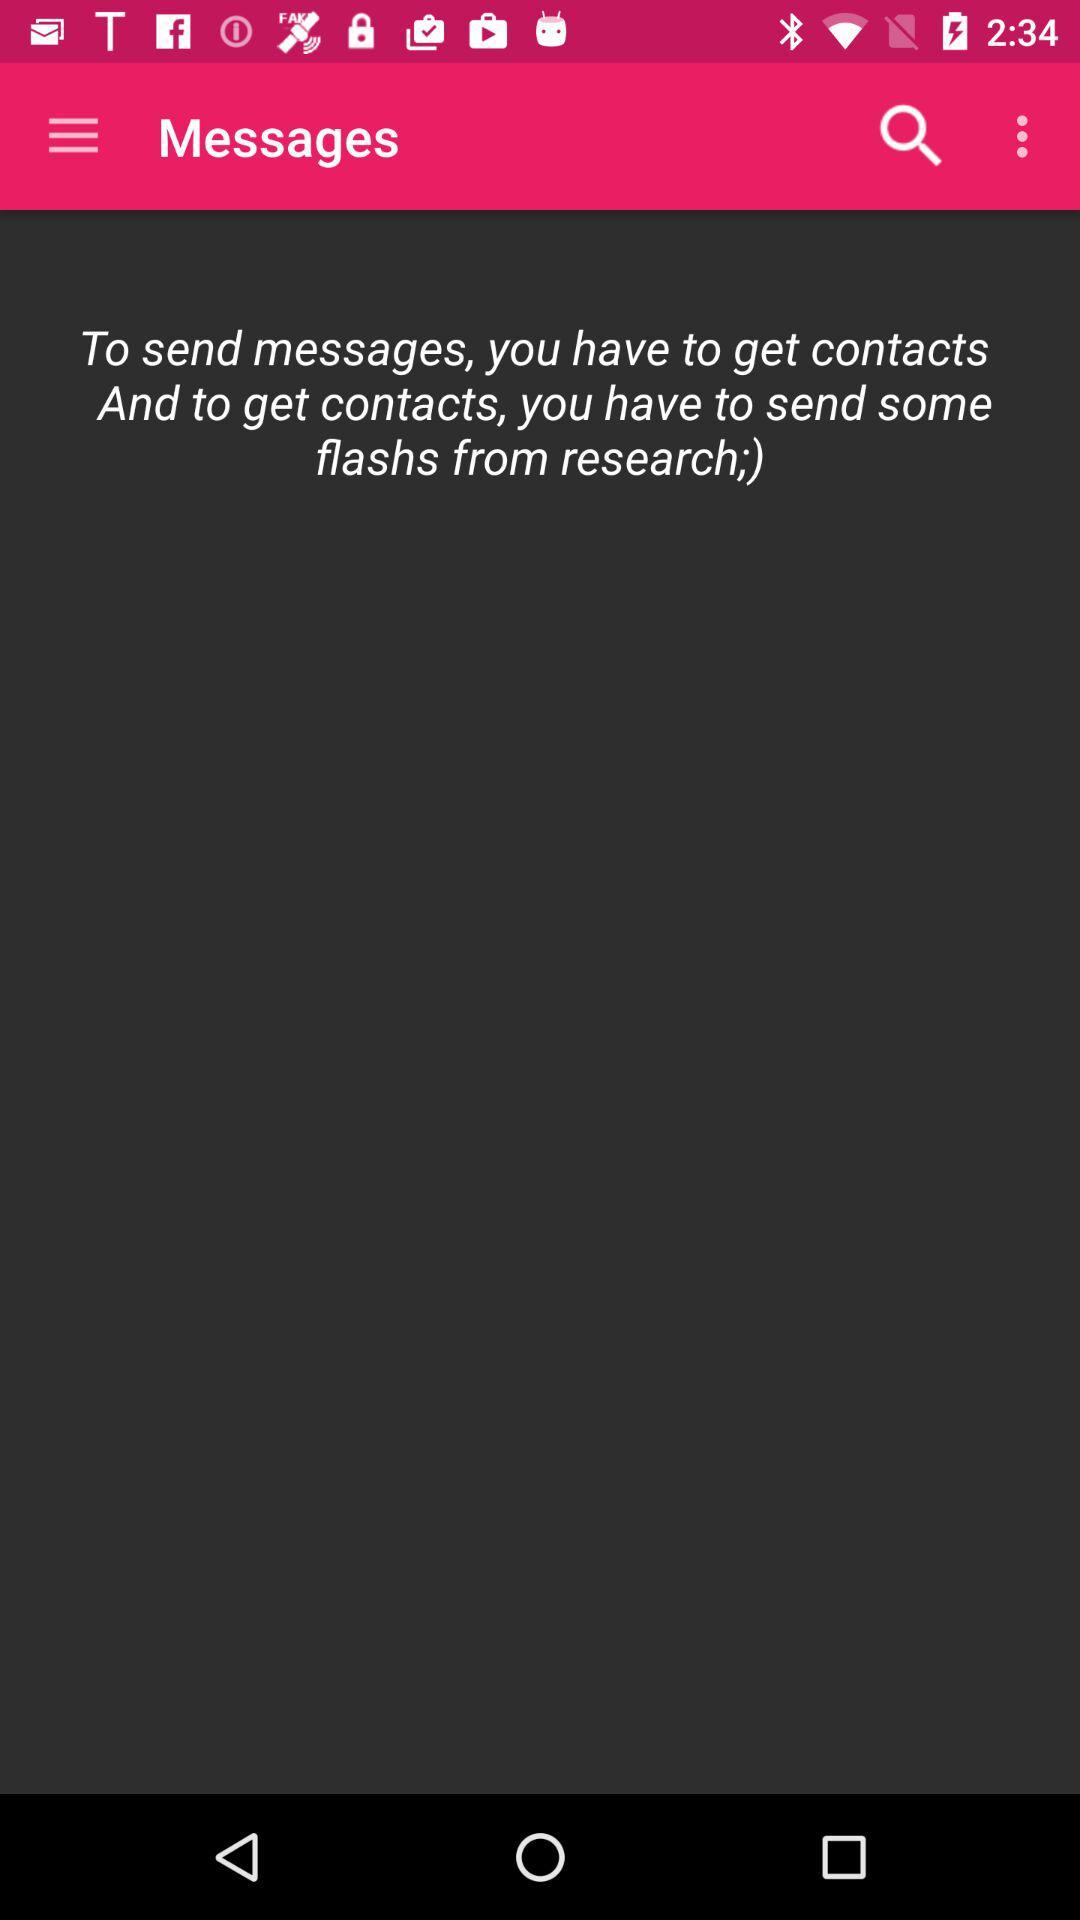 Image resolution: width=1080 pixels, height=1920 pixels. What do you see at coordinates (911, 135) in the screenshot?
I see `item to the right of the messages app` at bounding box center [911, 135].